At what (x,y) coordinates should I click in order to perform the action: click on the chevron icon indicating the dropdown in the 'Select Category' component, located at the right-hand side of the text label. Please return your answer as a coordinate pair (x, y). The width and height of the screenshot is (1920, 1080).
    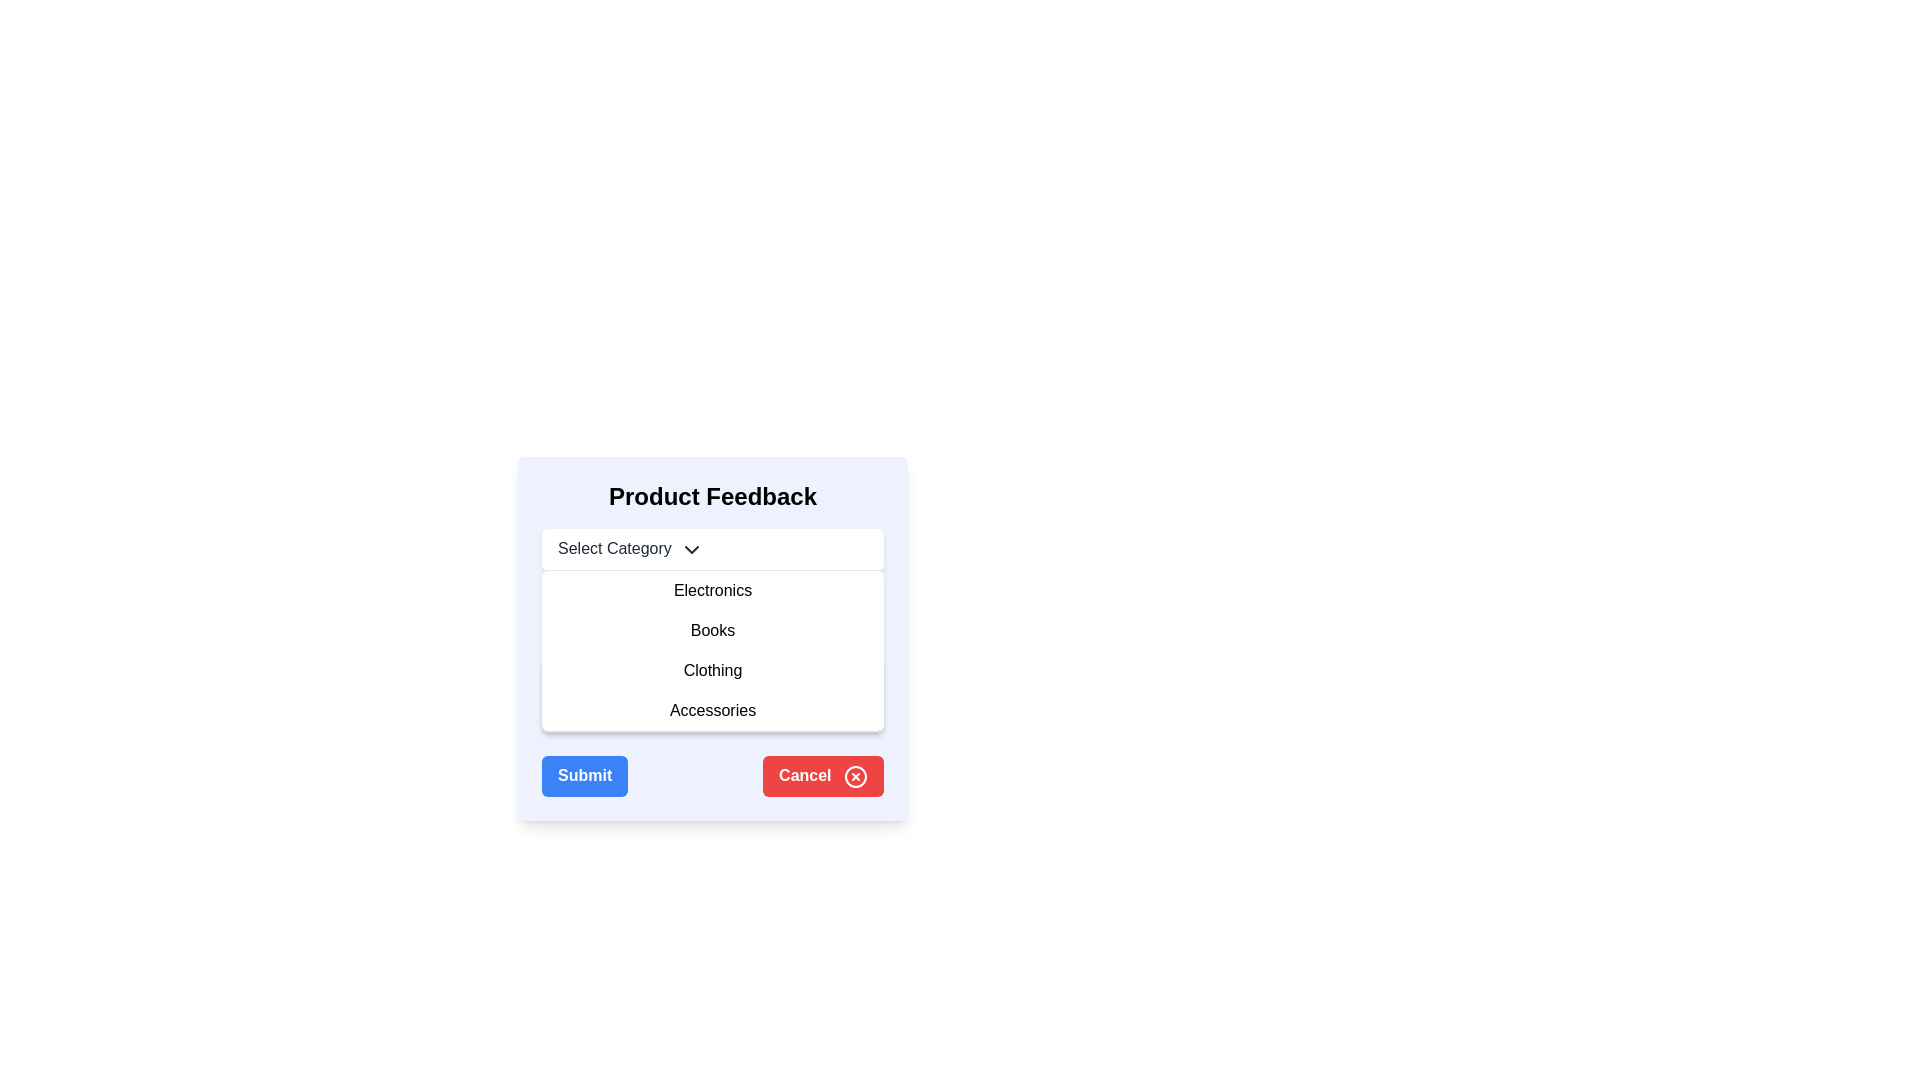
    Looking at the image, I should click on (691, 549).